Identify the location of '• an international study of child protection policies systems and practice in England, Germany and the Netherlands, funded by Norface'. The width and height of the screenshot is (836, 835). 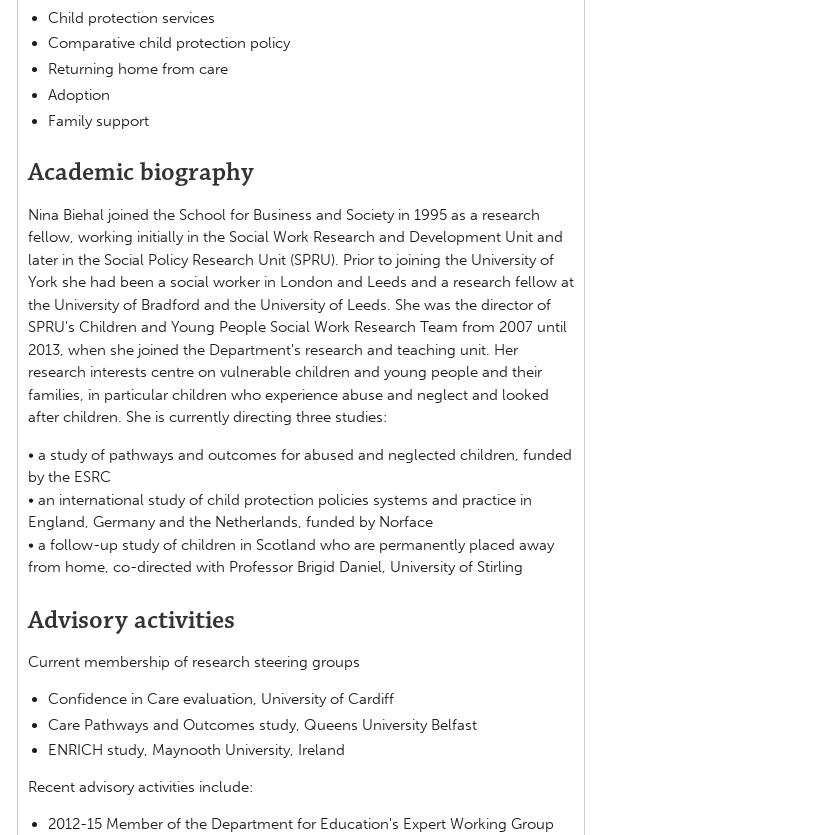
(27, 510).